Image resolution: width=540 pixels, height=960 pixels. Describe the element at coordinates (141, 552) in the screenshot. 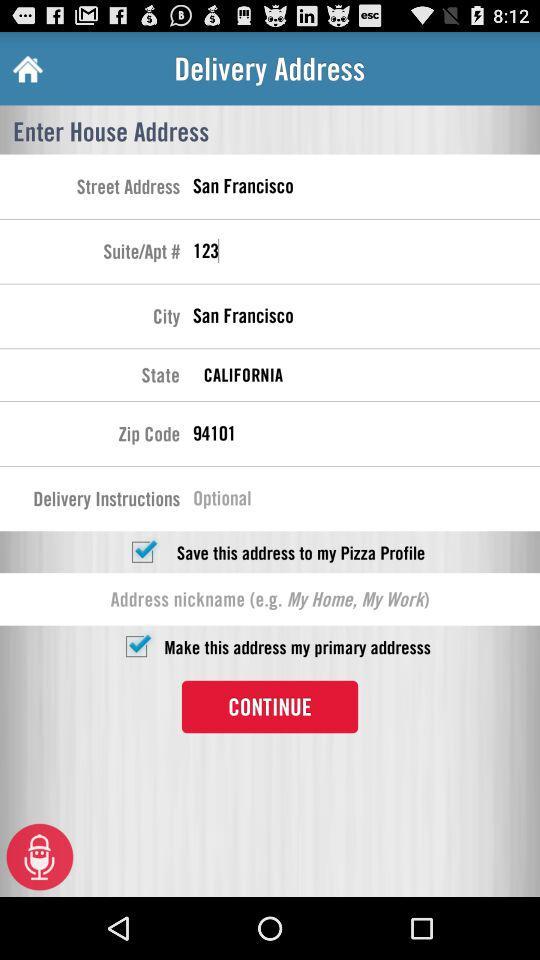

I see `save` at that location.